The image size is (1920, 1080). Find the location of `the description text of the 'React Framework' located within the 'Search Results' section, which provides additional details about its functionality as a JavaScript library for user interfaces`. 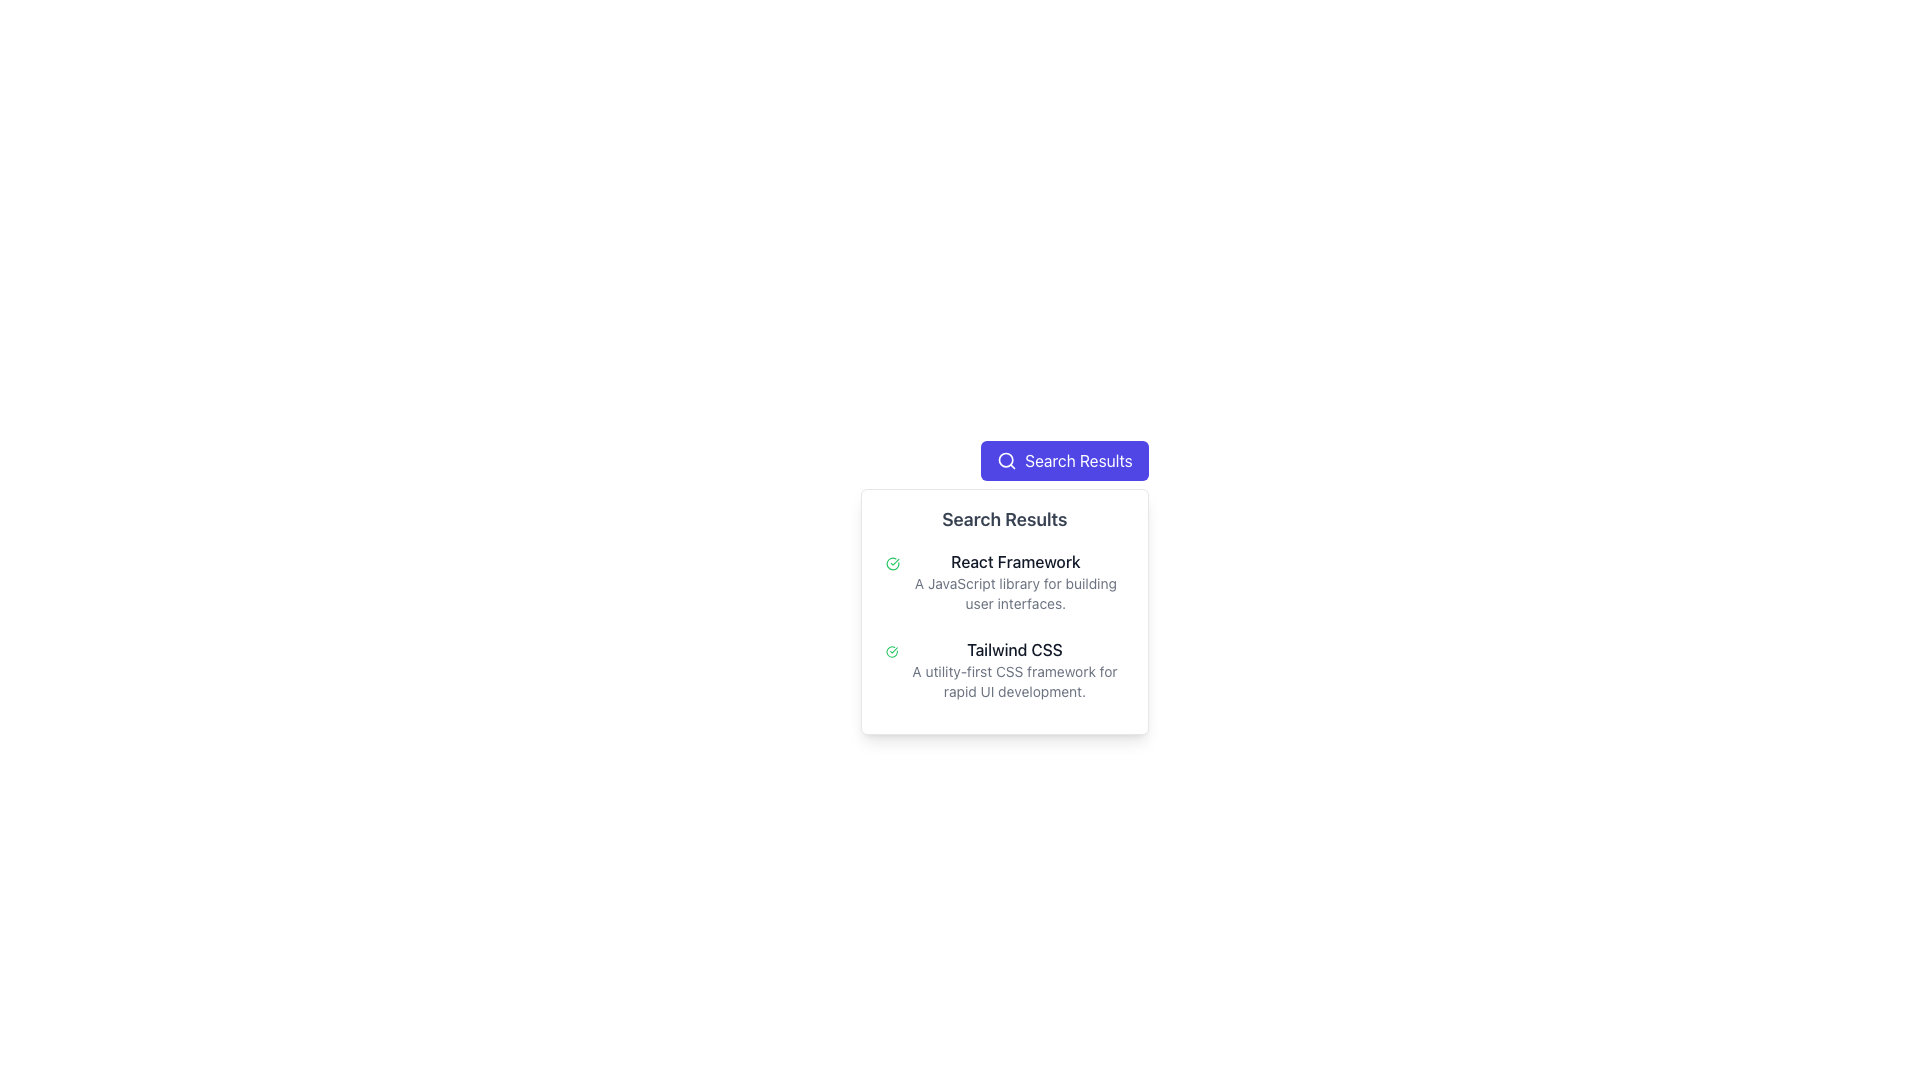

the description text of the 'React Framework' located within the 'Search Results' section, which provides additional details about its functionality as a JavaScript library for user interfaces is located at coordinates (1015, 593).